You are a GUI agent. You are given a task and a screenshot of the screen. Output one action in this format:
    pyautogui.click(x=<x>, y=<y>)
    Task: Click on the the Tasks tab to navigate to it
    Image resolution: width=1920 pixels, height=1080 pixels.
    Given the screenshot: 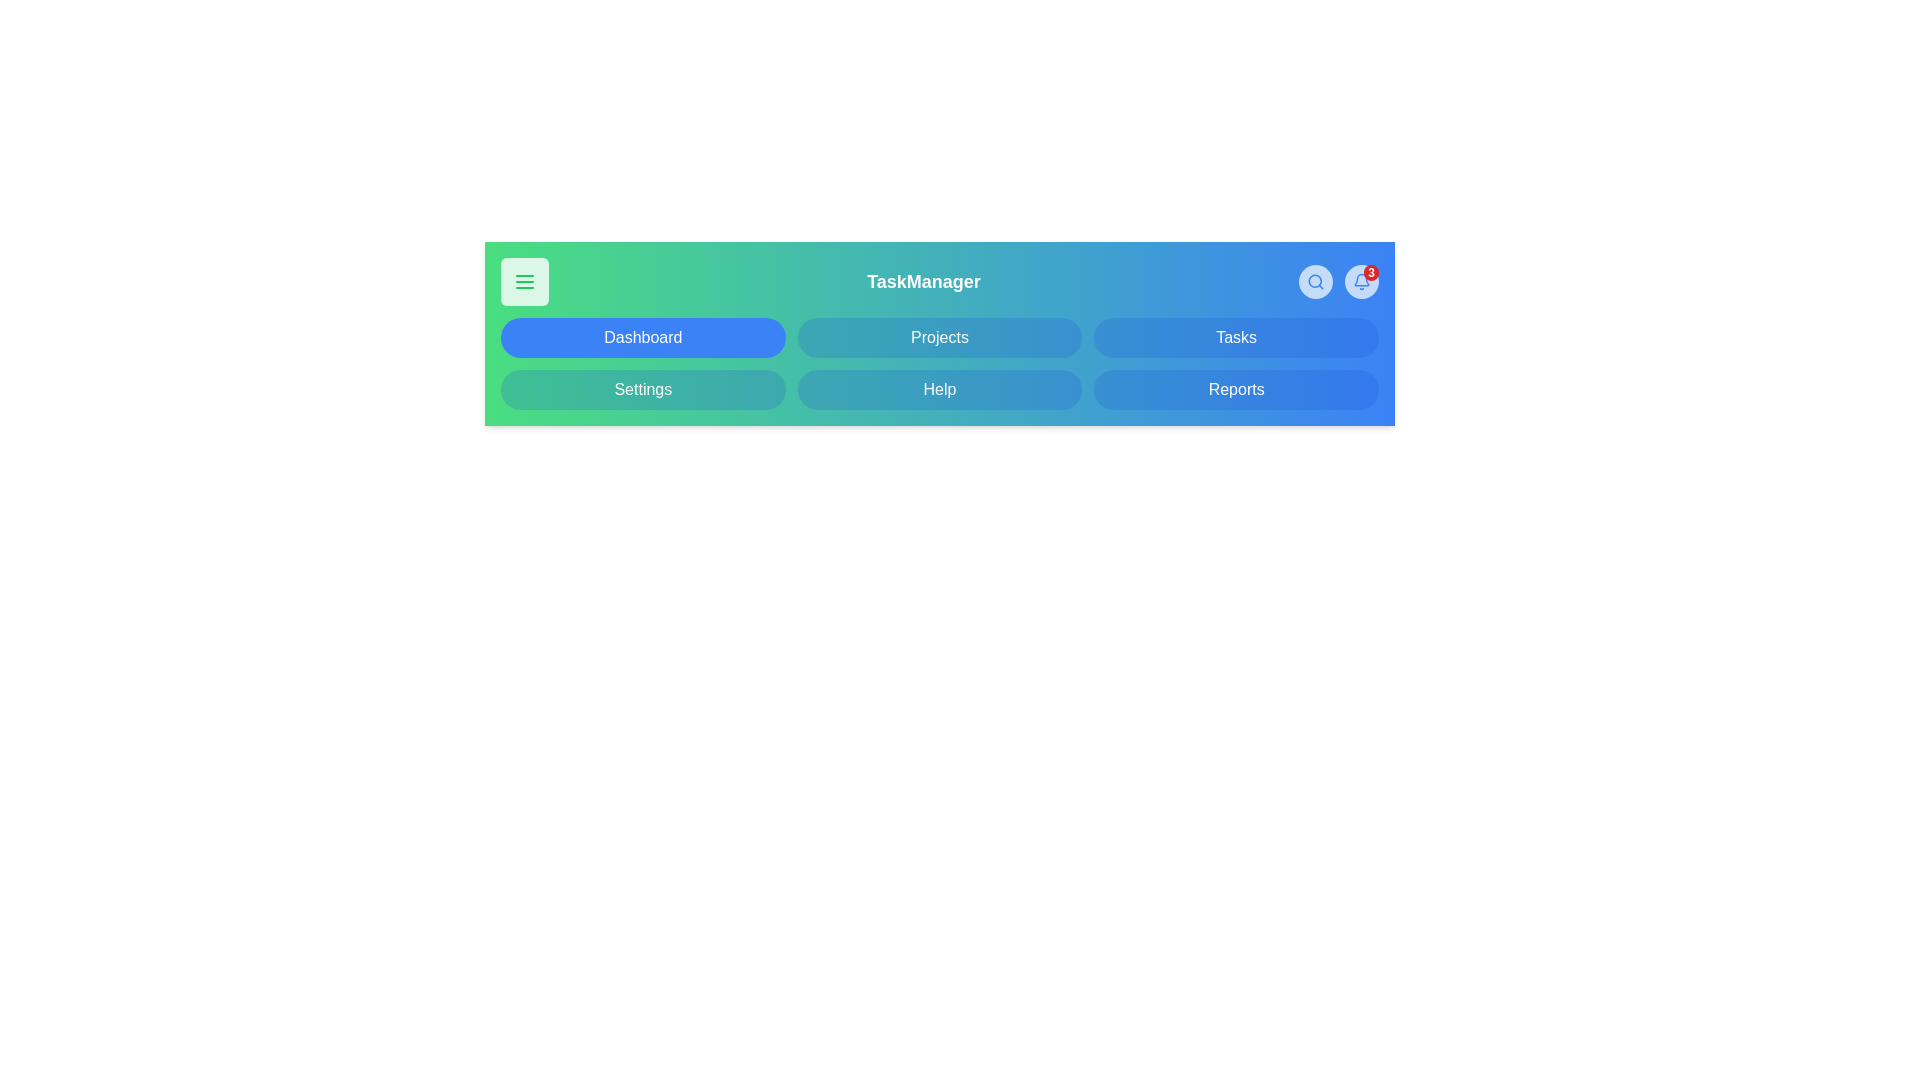 What is the action you would take?
    pyautogui.click(x=1235, y=337)
    